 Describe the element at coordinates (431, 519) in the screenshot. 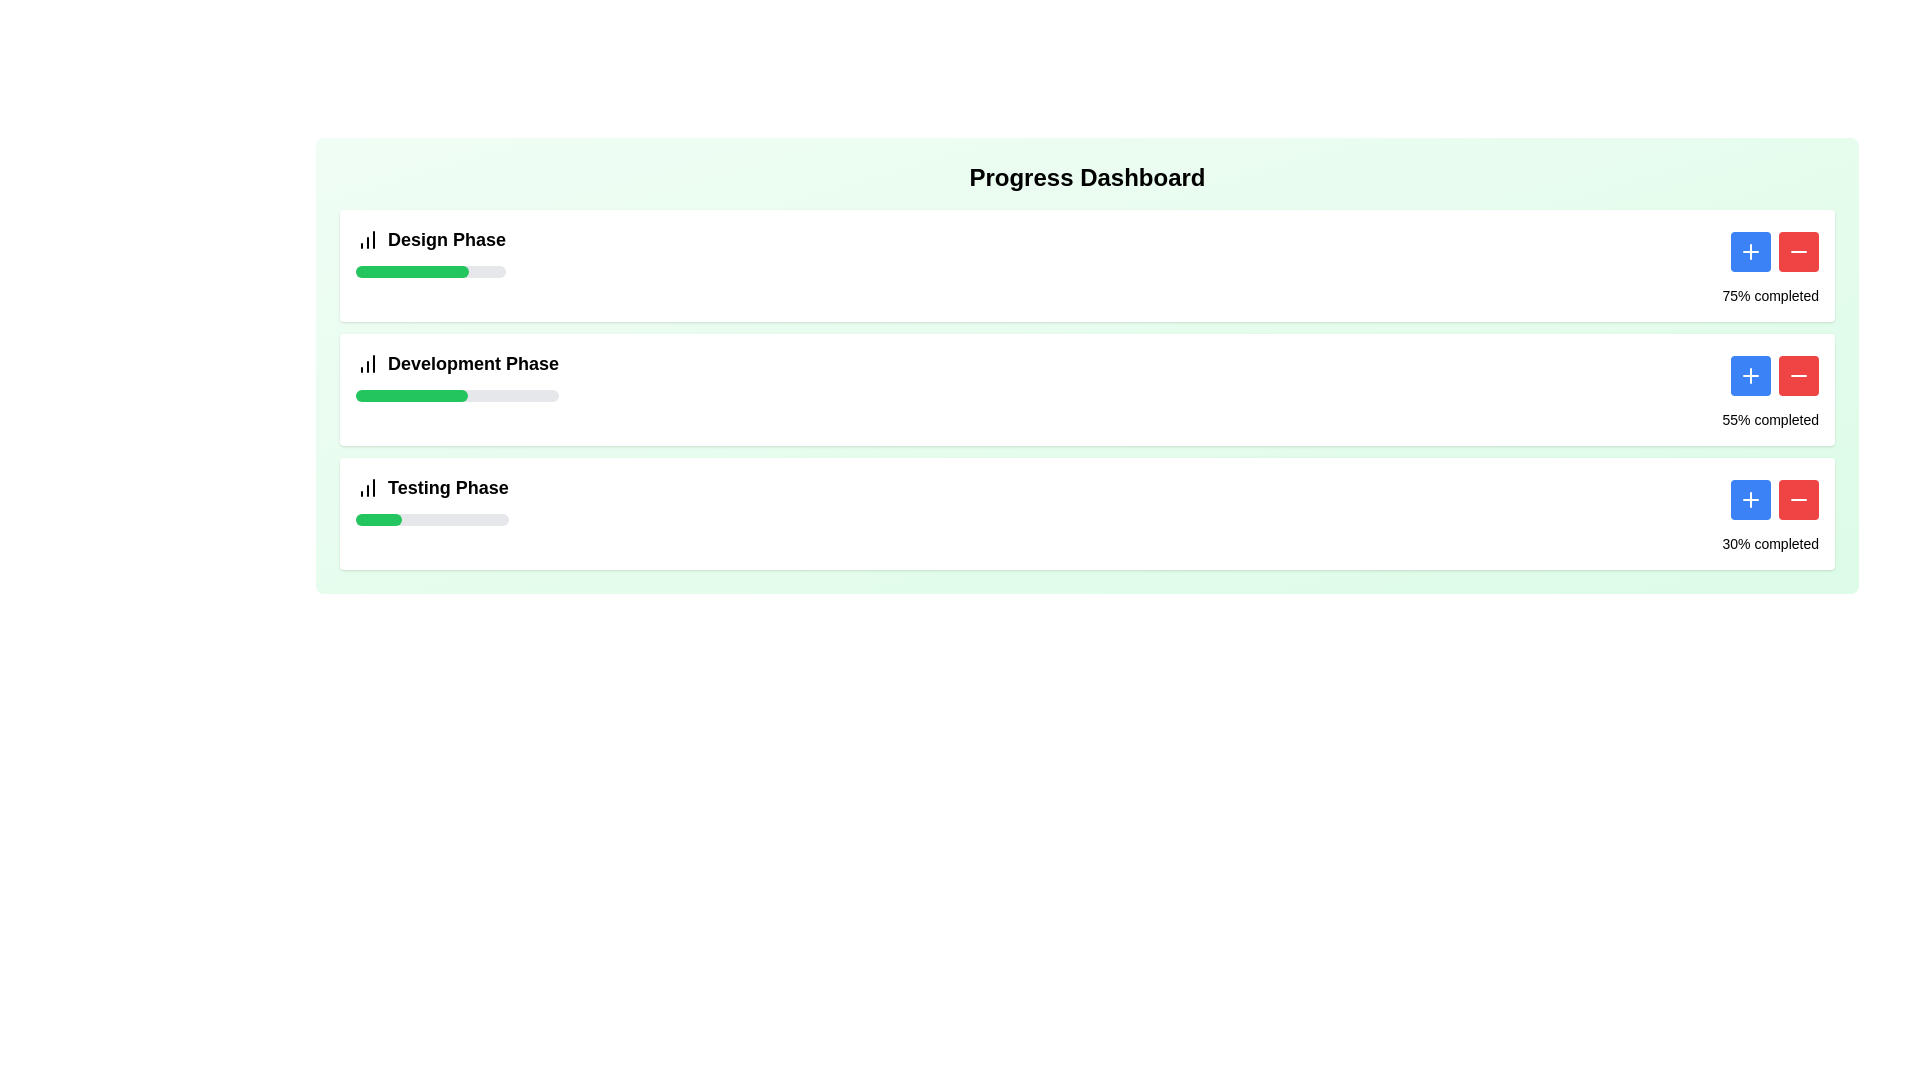

I see `the horizontal progress bar indicating progress under the 'Testing Phase' heading` at that location.